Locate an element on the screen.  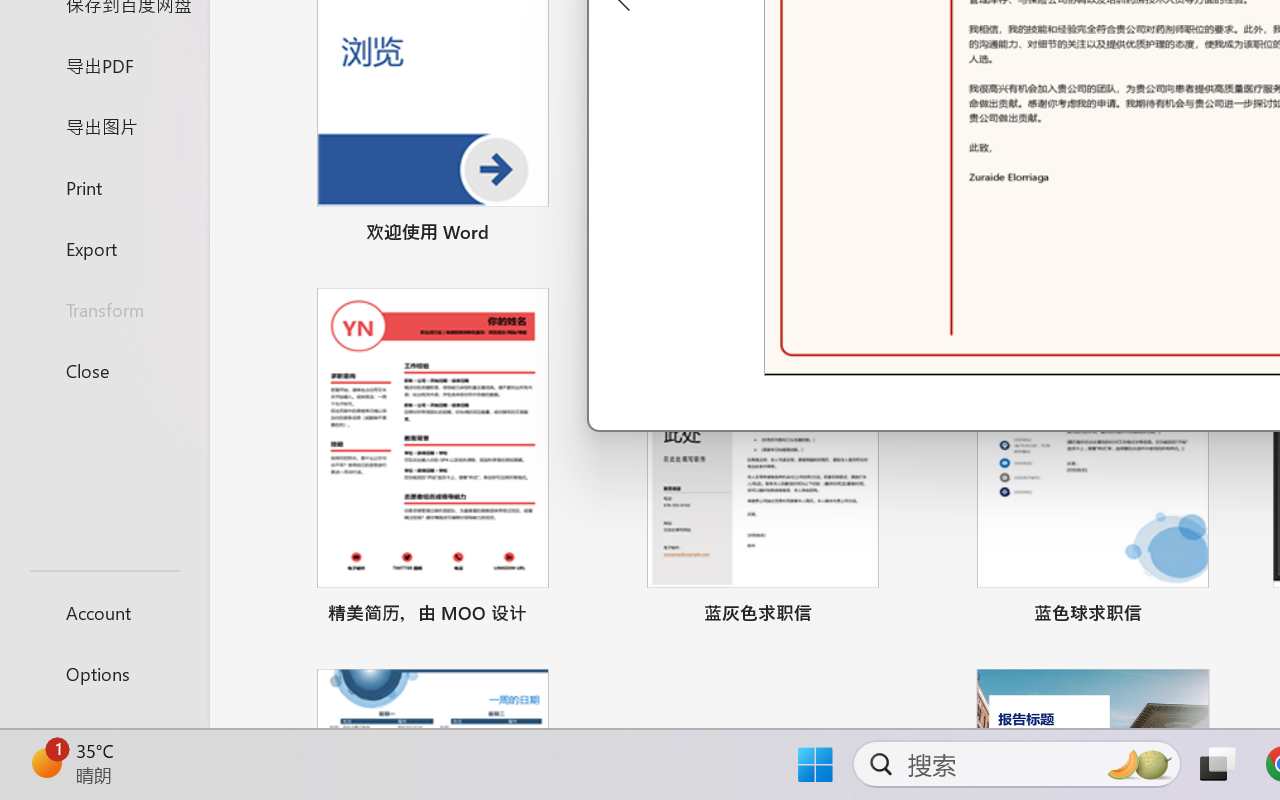
'Print' is located at coordinates (103, 186).